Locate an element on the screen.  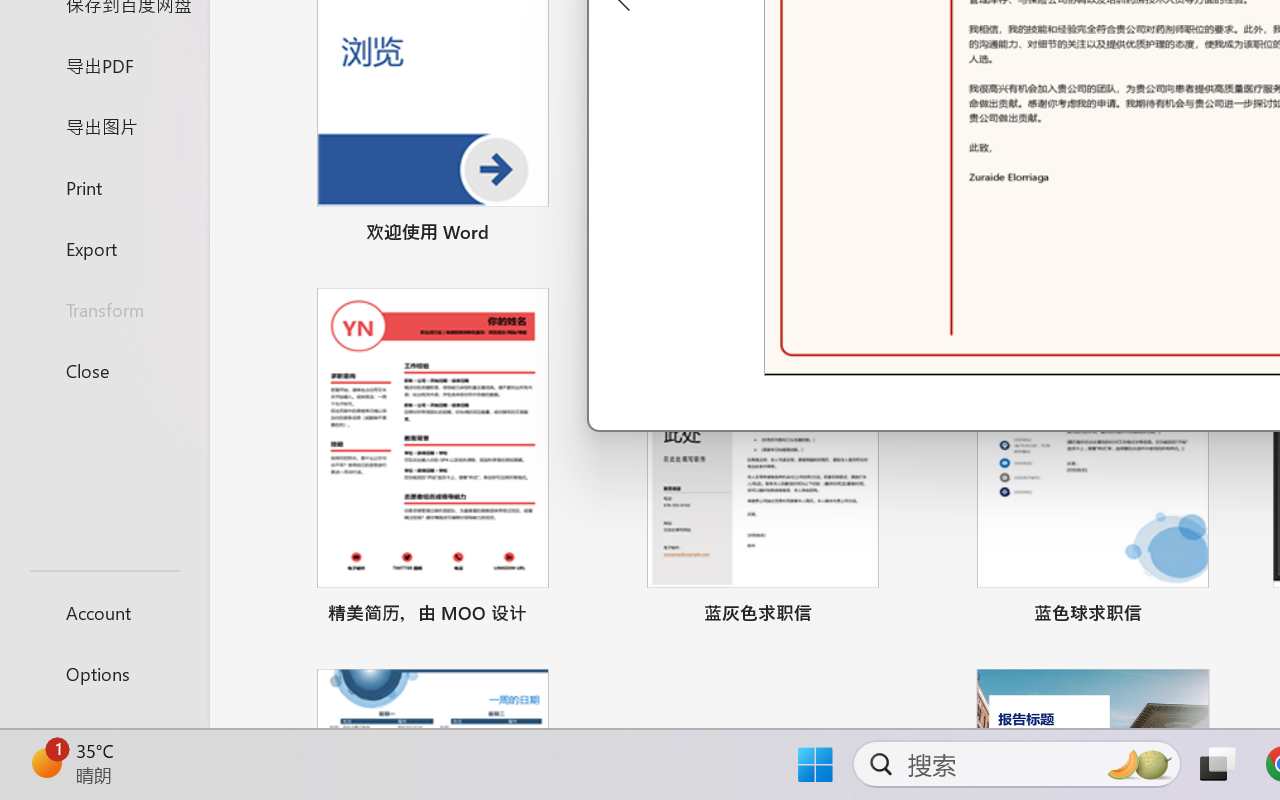
'Print' is located at coordinates (103, 186).